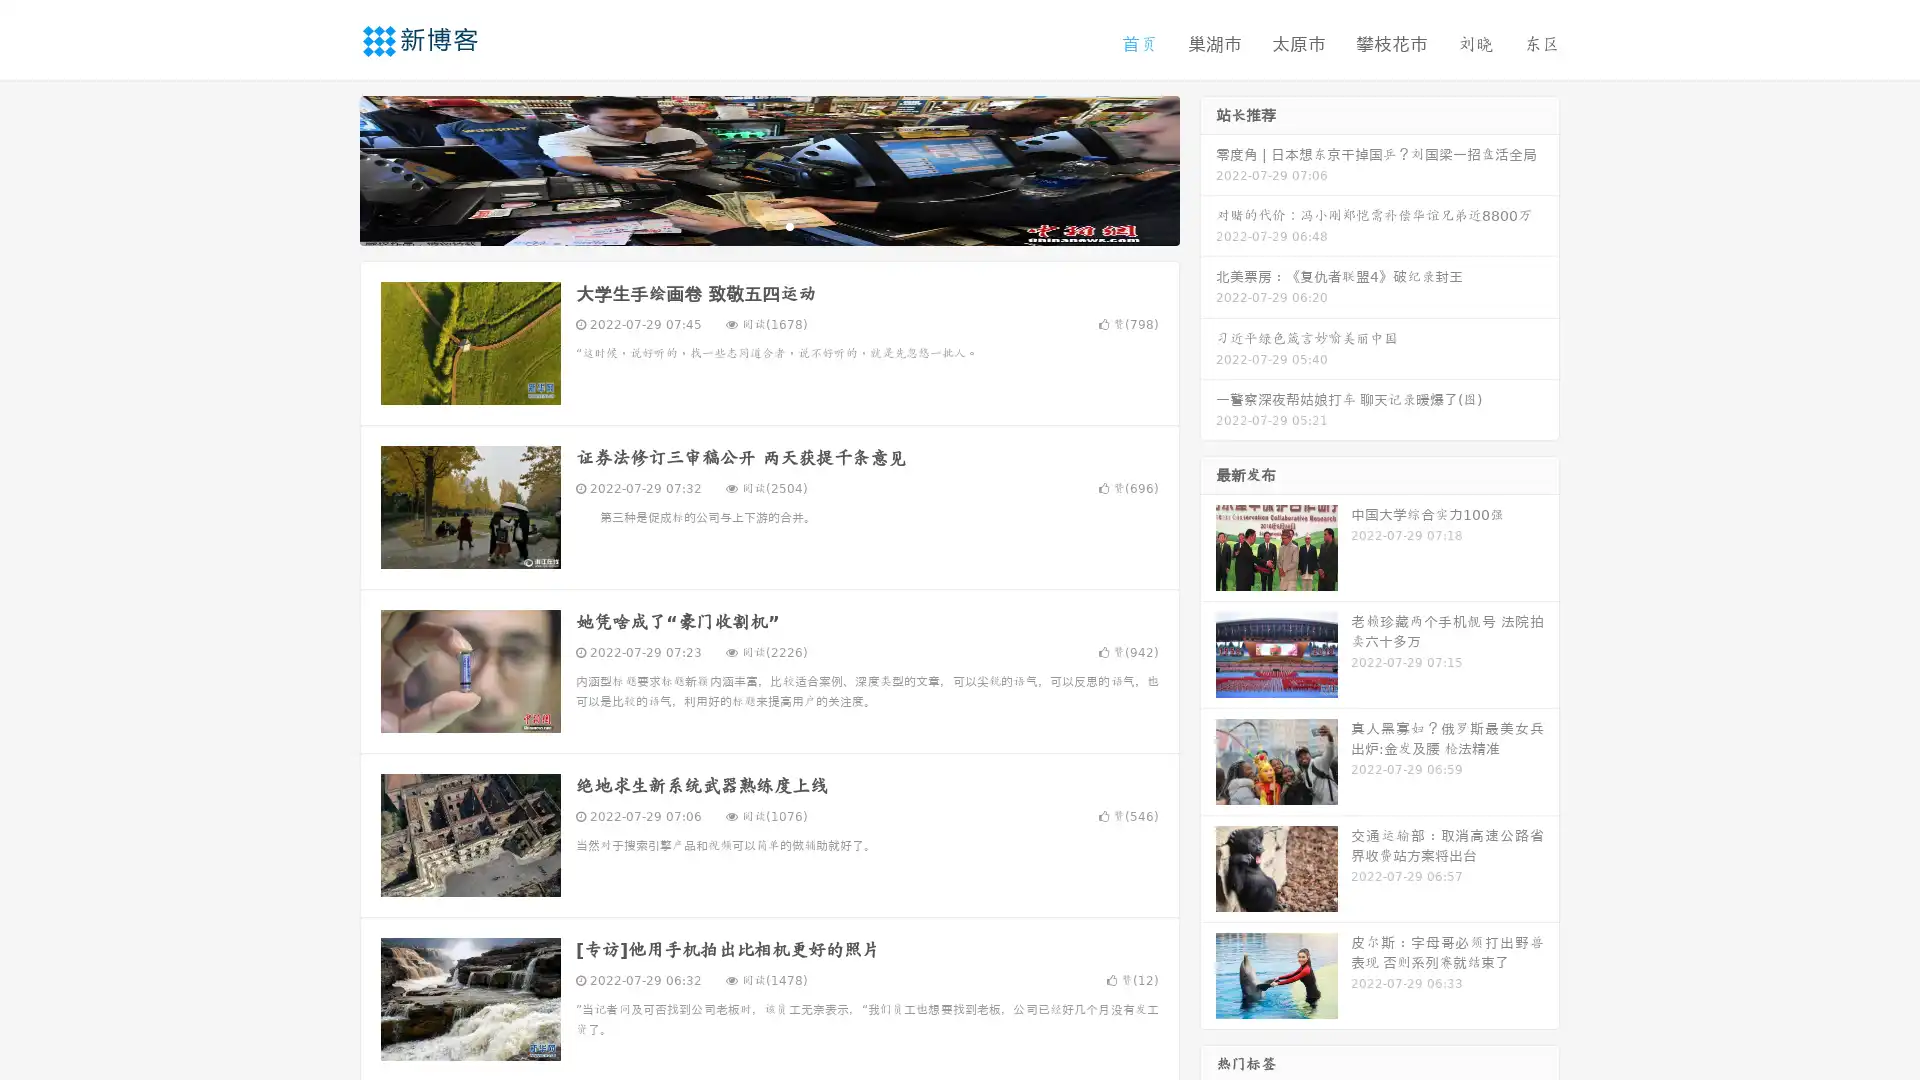 The width and height of the screenshot is (1920, 1080). Describe the element at coordinates (768, 225) in the screenshot. I see `Go to slide 2` at that location.